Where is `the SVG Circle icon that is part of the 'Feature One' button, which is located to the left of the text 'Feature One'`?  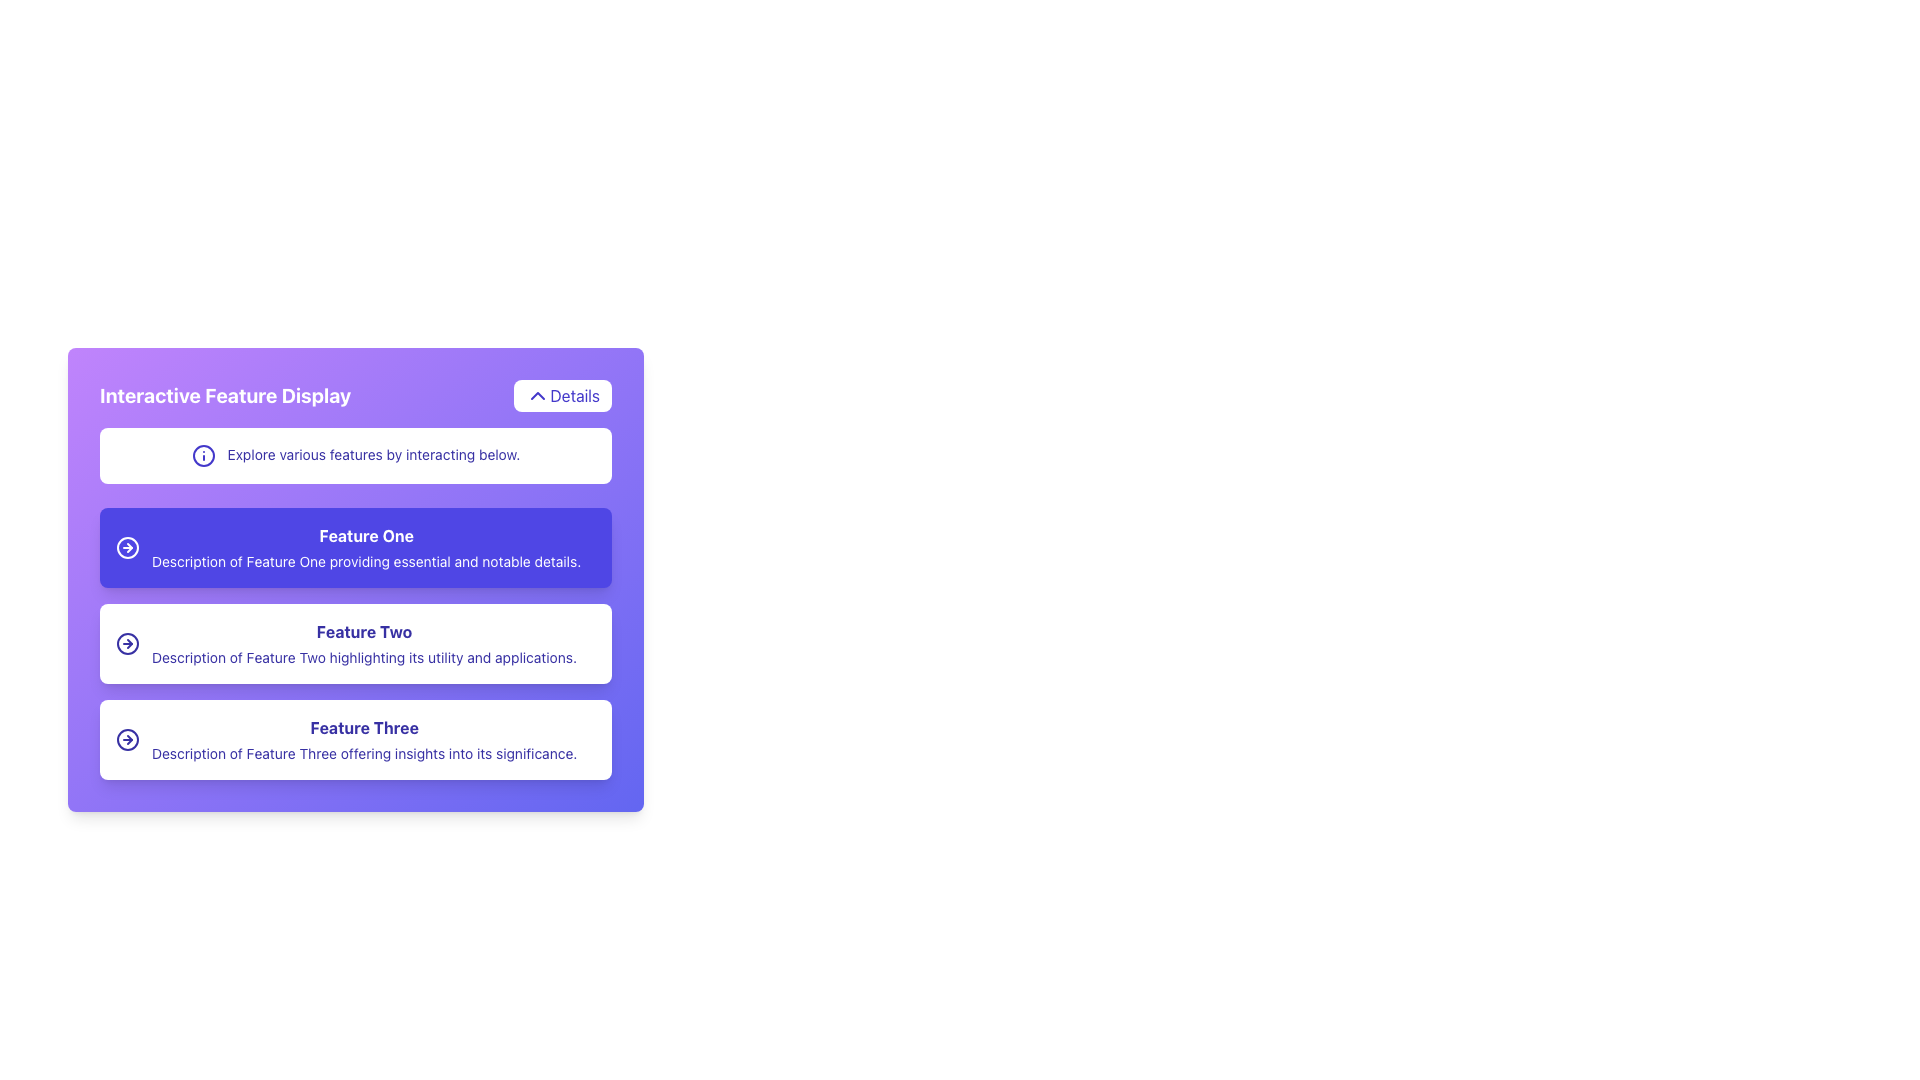
the SVG Circle icon that is part of the 'Feature One' button, which is located to the left of the text 'Feature One' is located at coordinates (127, 547).